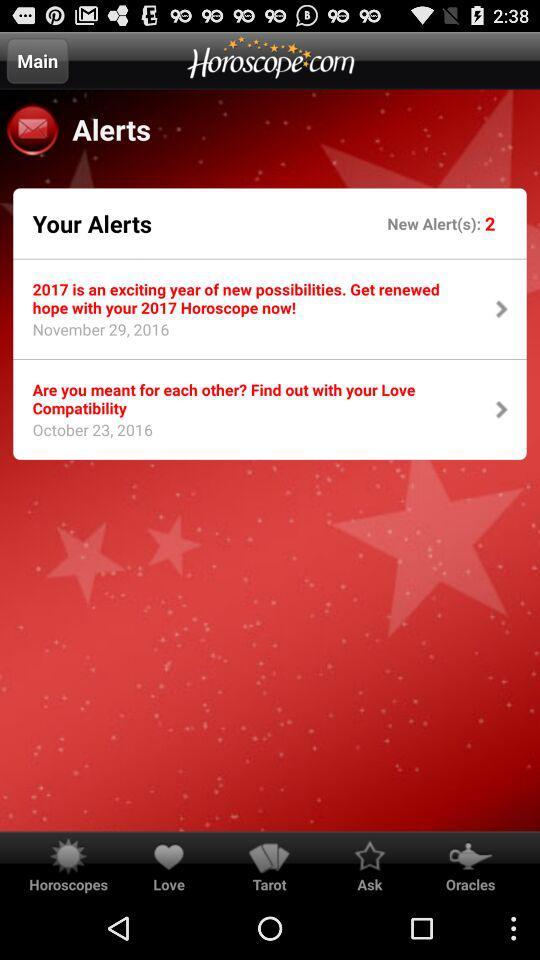 The width and height of the screenshot is (540, 960). Describe the element at coordinates (93, 335) in the screenshot. I see `the november 29, 2016` at that location.